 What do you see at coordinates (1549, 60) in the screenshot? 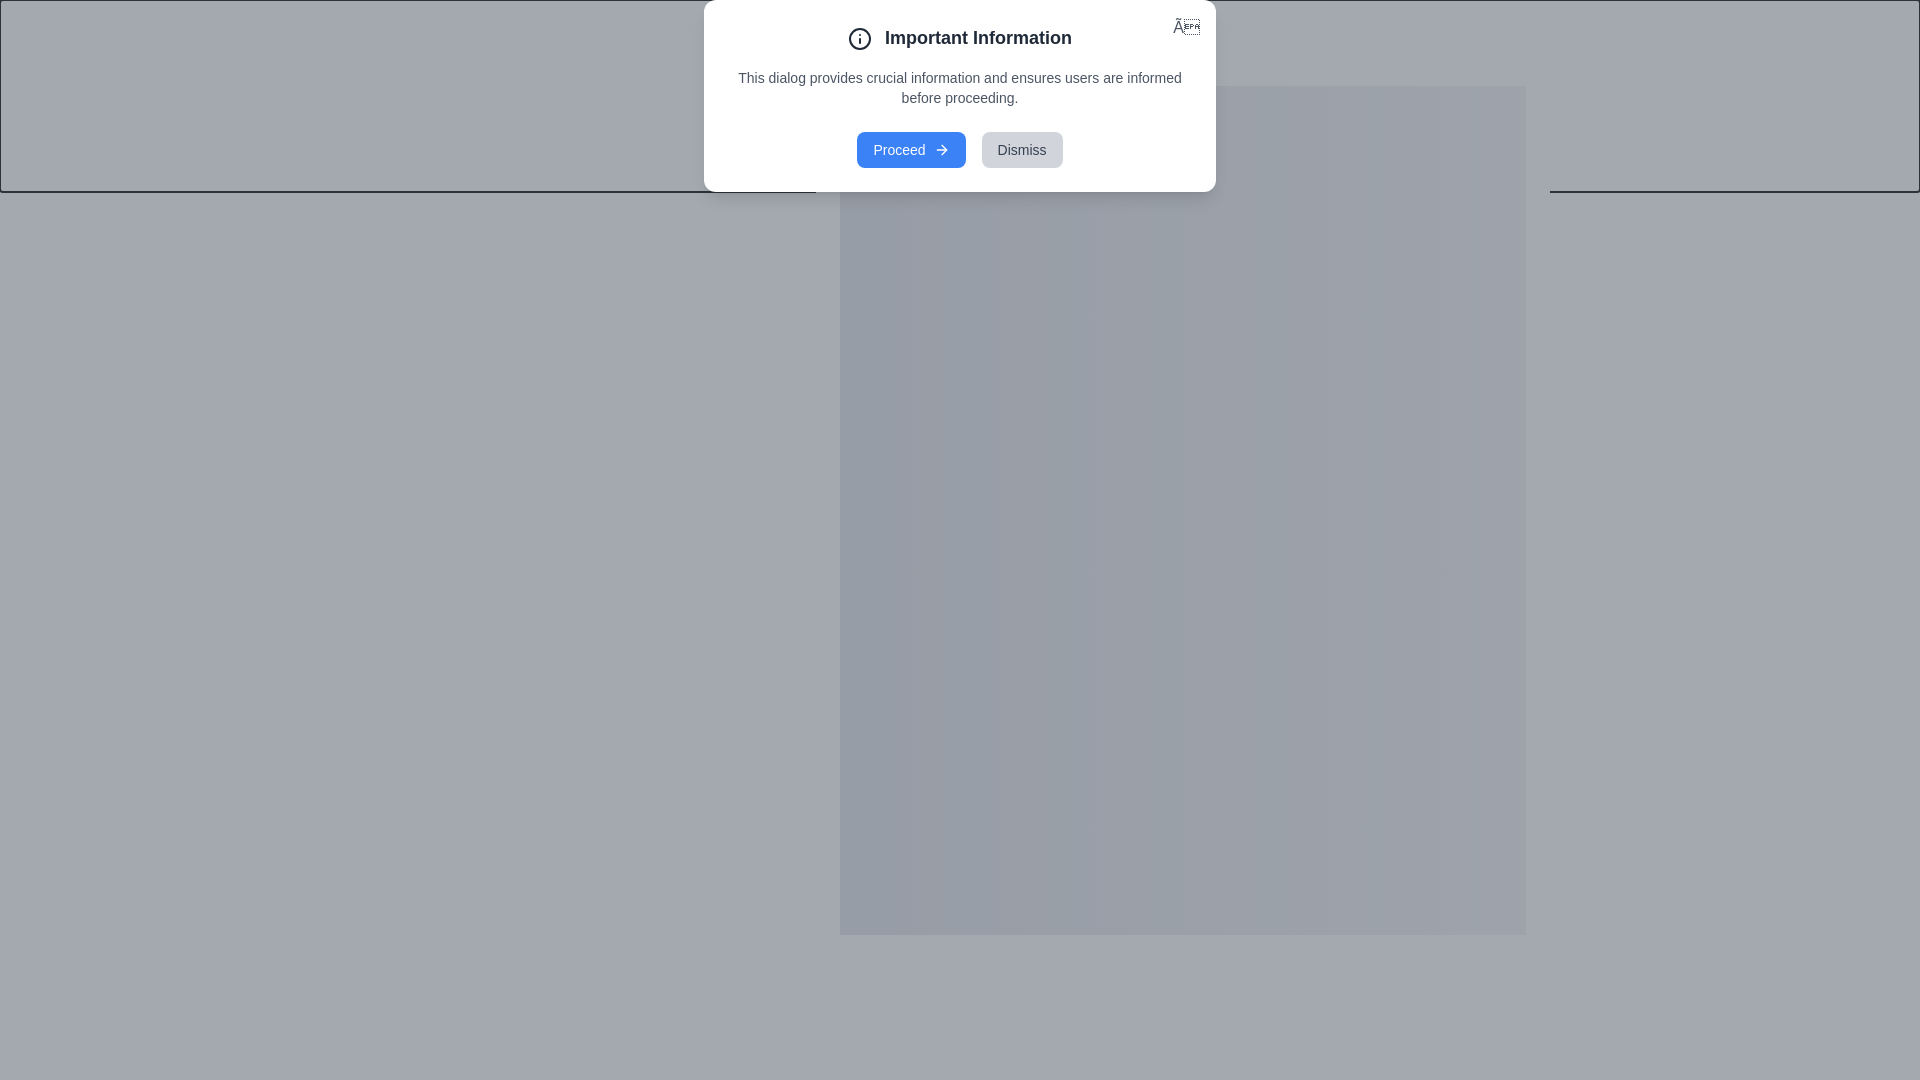
I see `the close button located at the top-right corner of the dialog` at bounding box center [1549, 60].